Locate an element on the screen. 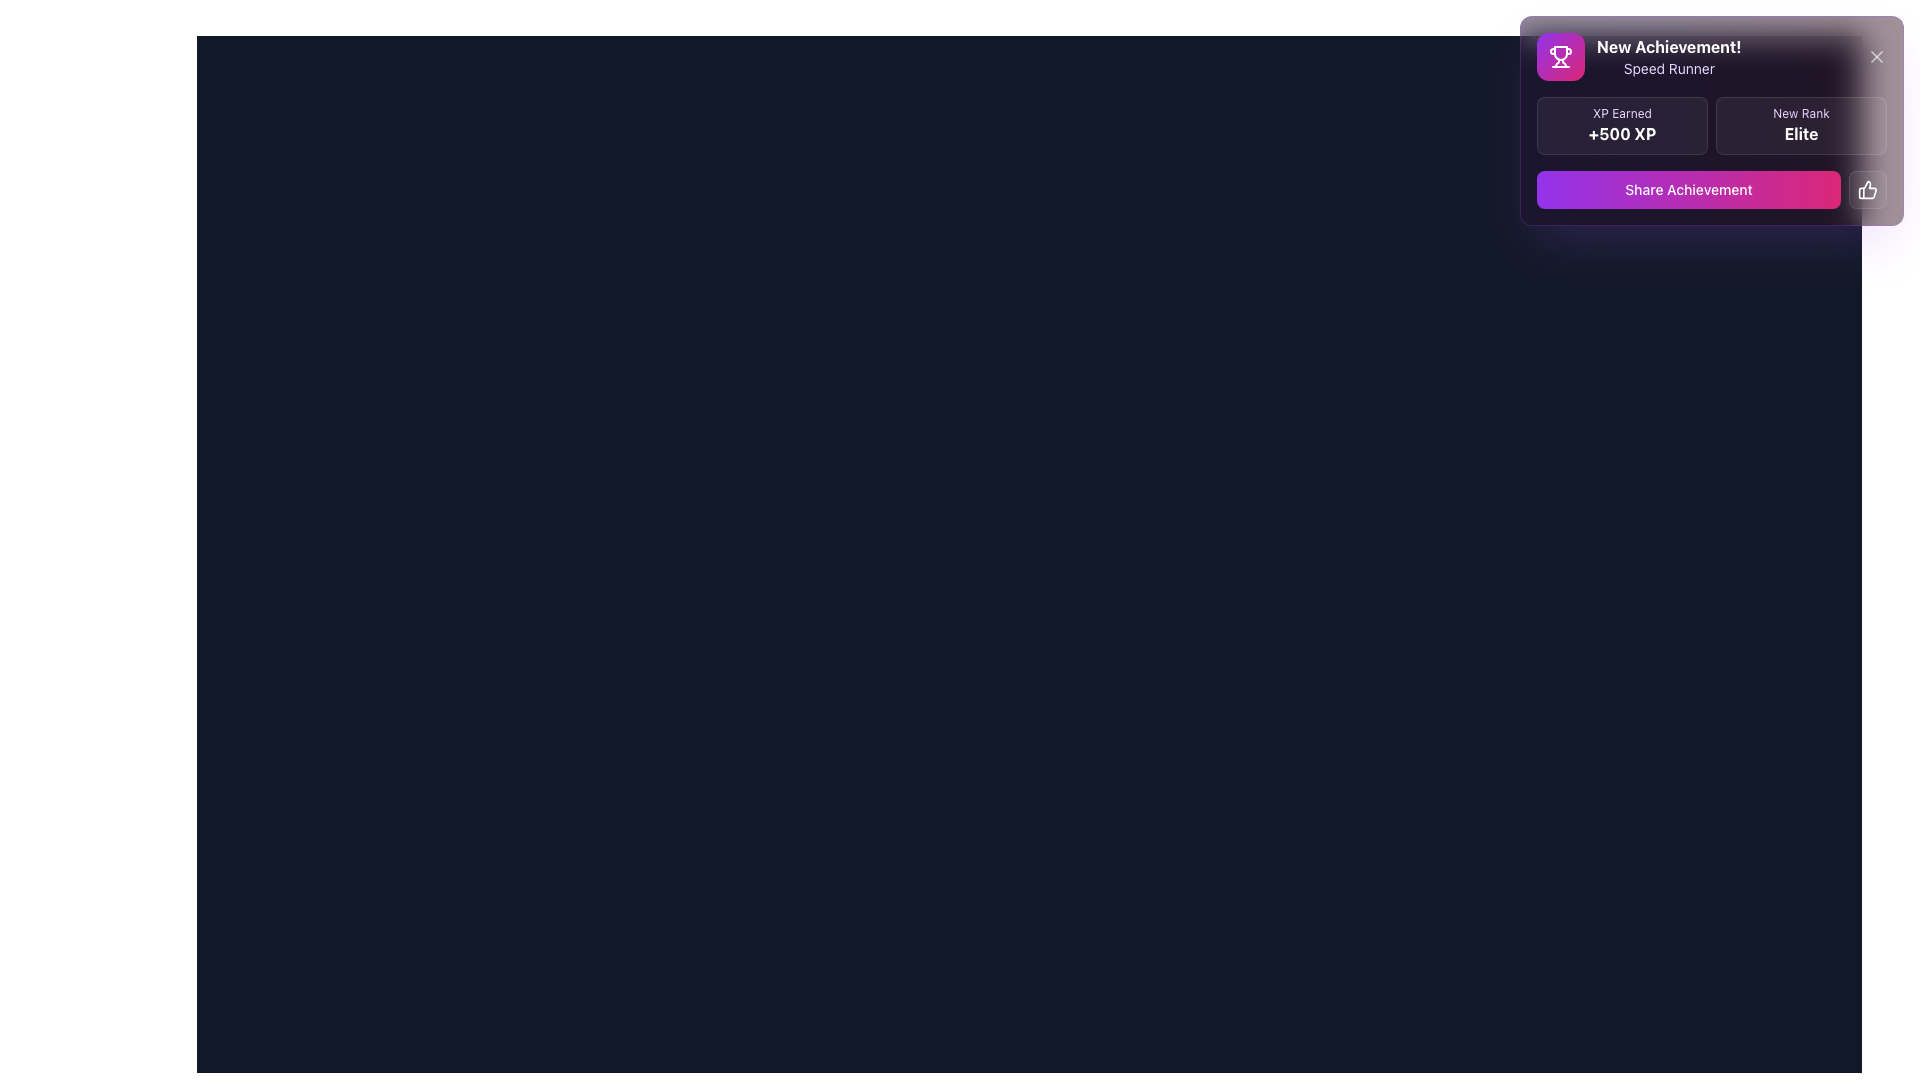 This screenshot has width=1920, height=1080. the close button located in the top-right corner of the notification card is located at coordinates (1875, 56).